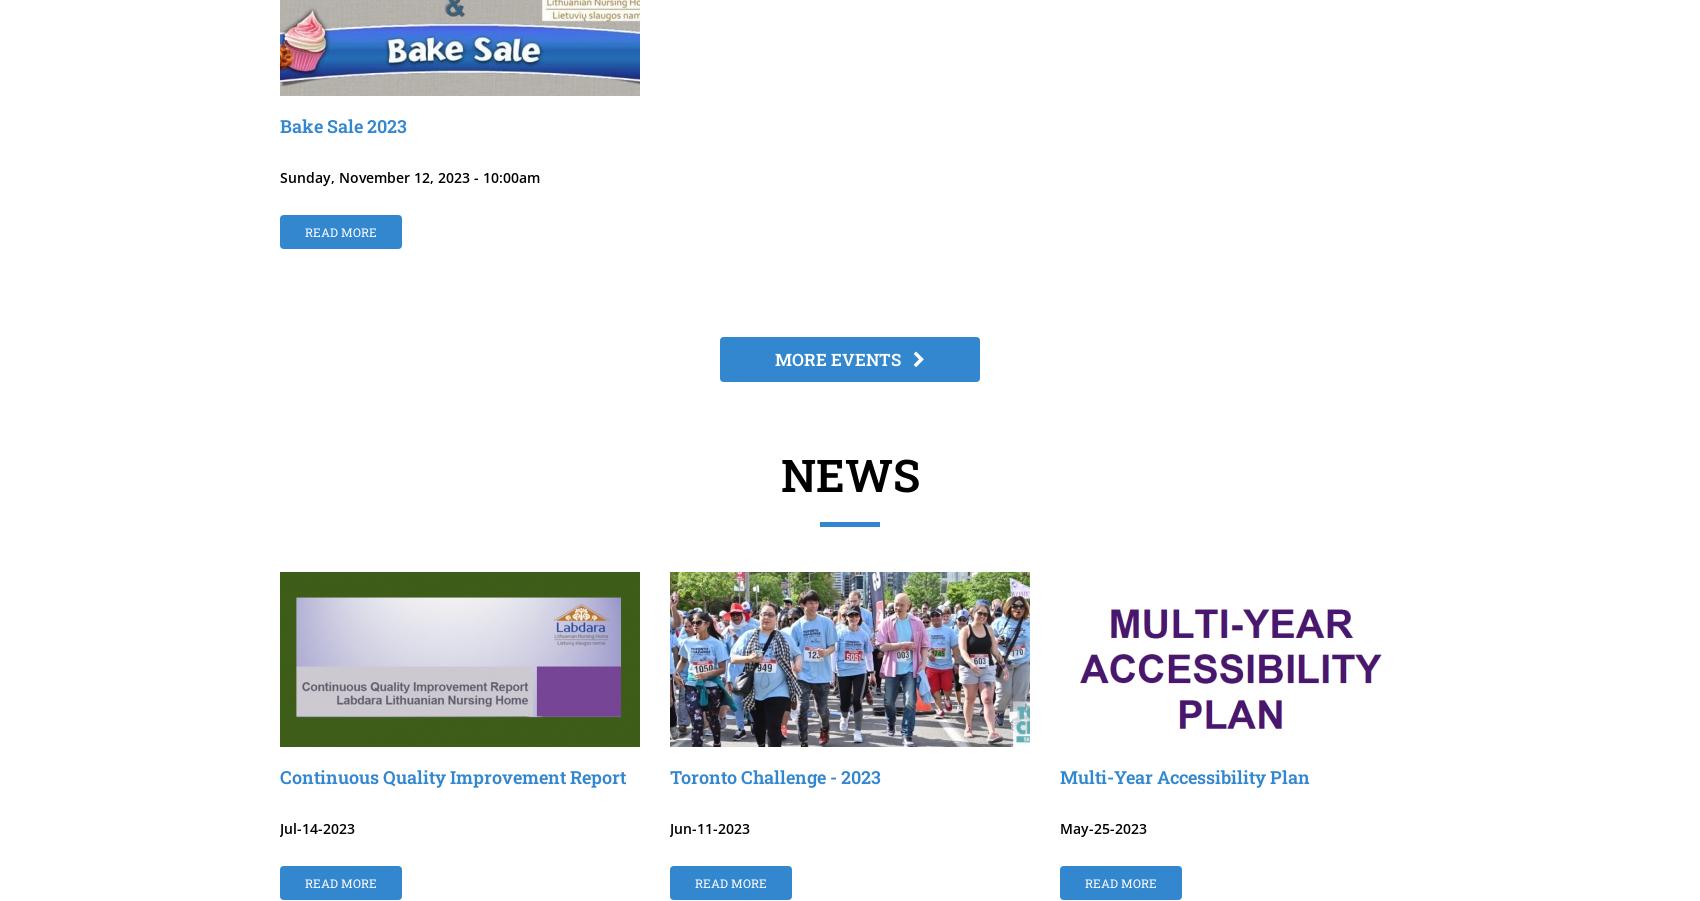 The image size is (1700, 901). Describe the element at coordinates (669, 828) in the screenshot. I see `'Jun-11-2023'` at that location.